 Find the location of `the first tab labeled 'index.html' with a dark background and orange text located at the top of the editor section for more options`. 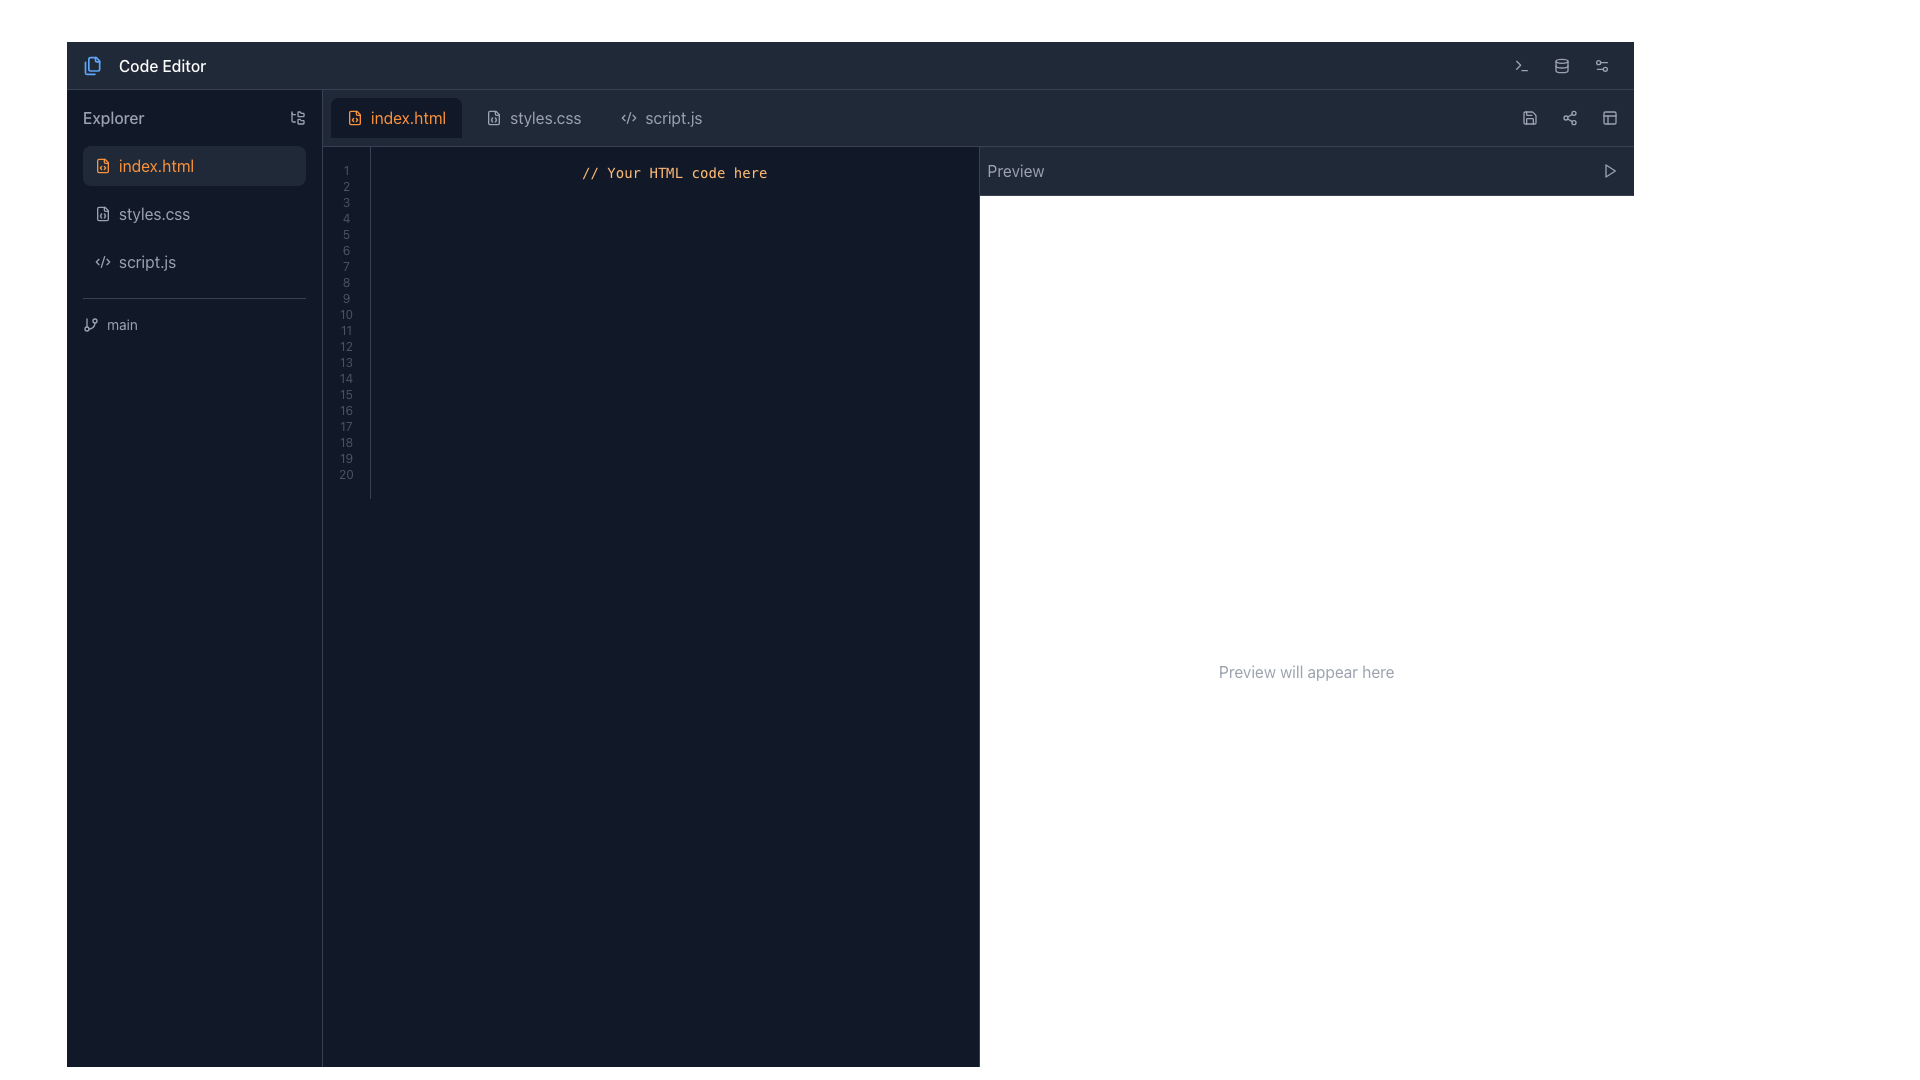

the first tab labeled 'index.html' with a dark background and orange text located at the top of the editor section for more options is located at coordinates (396, 118).